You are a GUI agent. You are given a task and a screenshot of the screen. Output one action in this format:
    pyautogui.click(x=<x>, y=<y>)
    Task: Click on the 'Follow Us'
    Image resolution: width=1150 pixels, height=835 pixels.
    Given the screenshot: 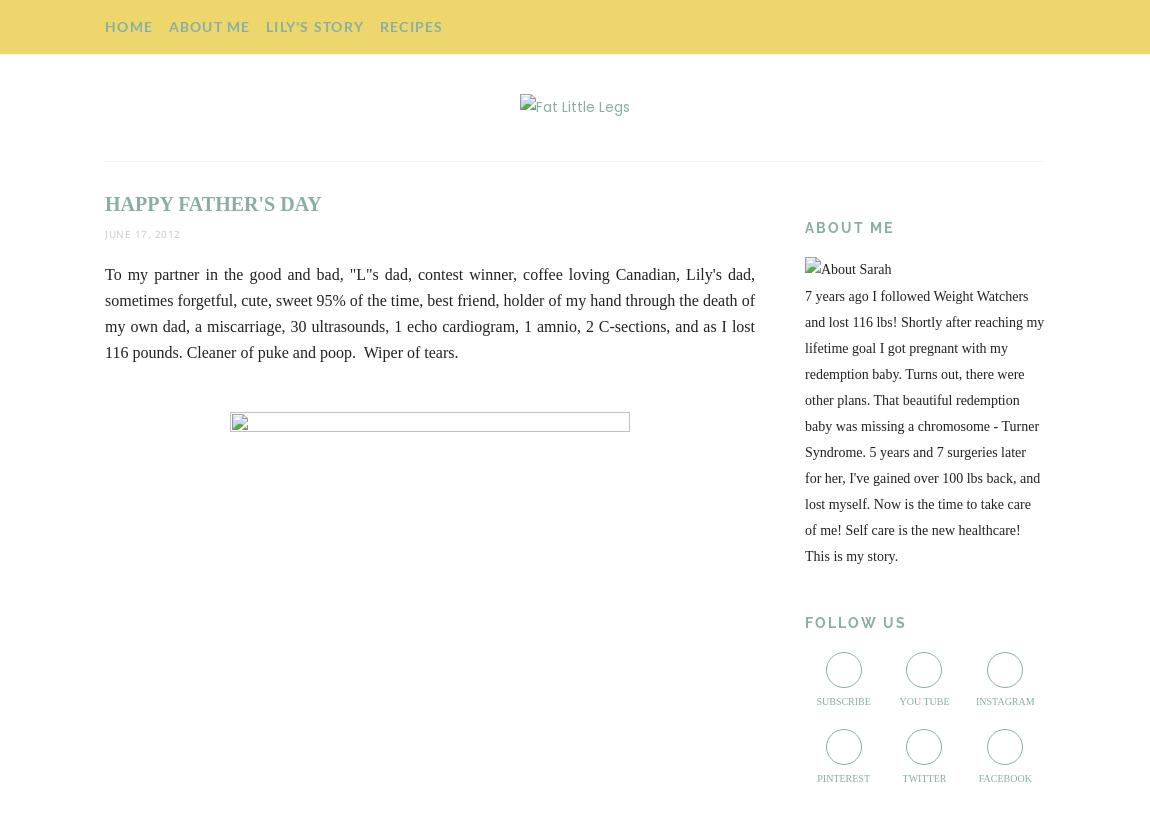 What is the action you would take?
    pyautogui.click(x=854, y=620)
    